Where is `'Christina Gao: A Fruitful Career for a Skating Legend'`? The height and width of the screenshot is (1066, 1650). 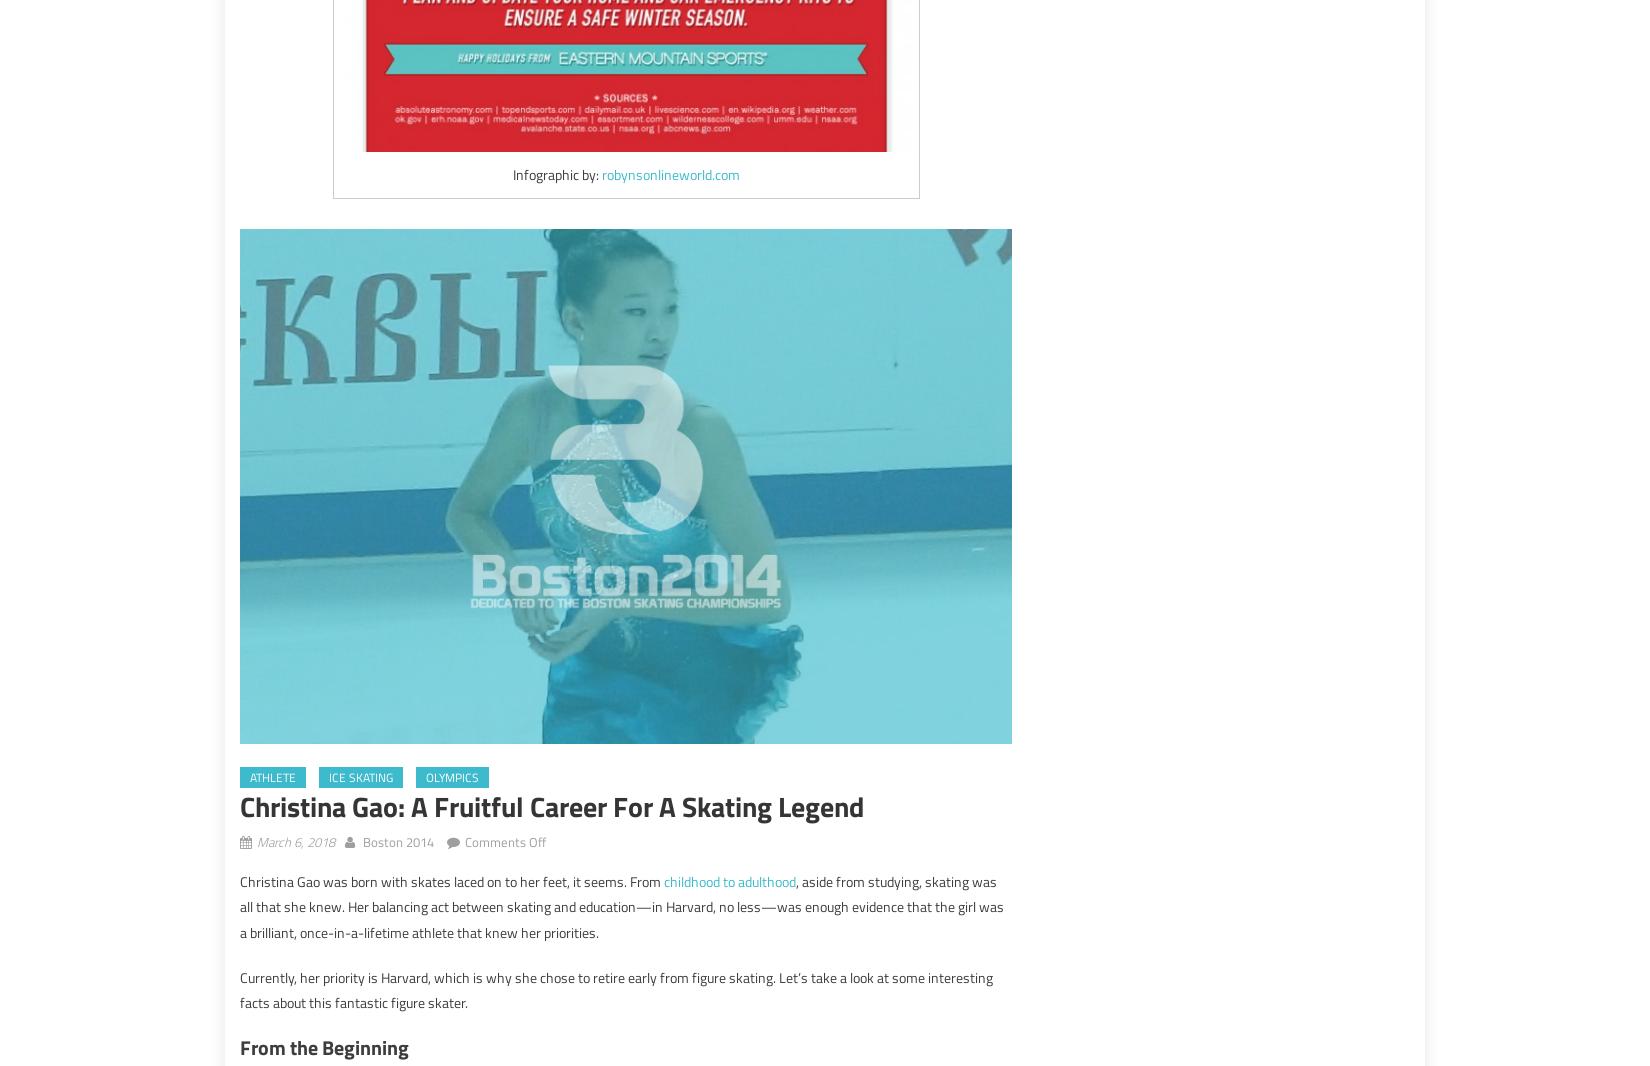 'Christina Gao: A Fruitful Career for a Skating Legend' is located at coordinates (550, 806).